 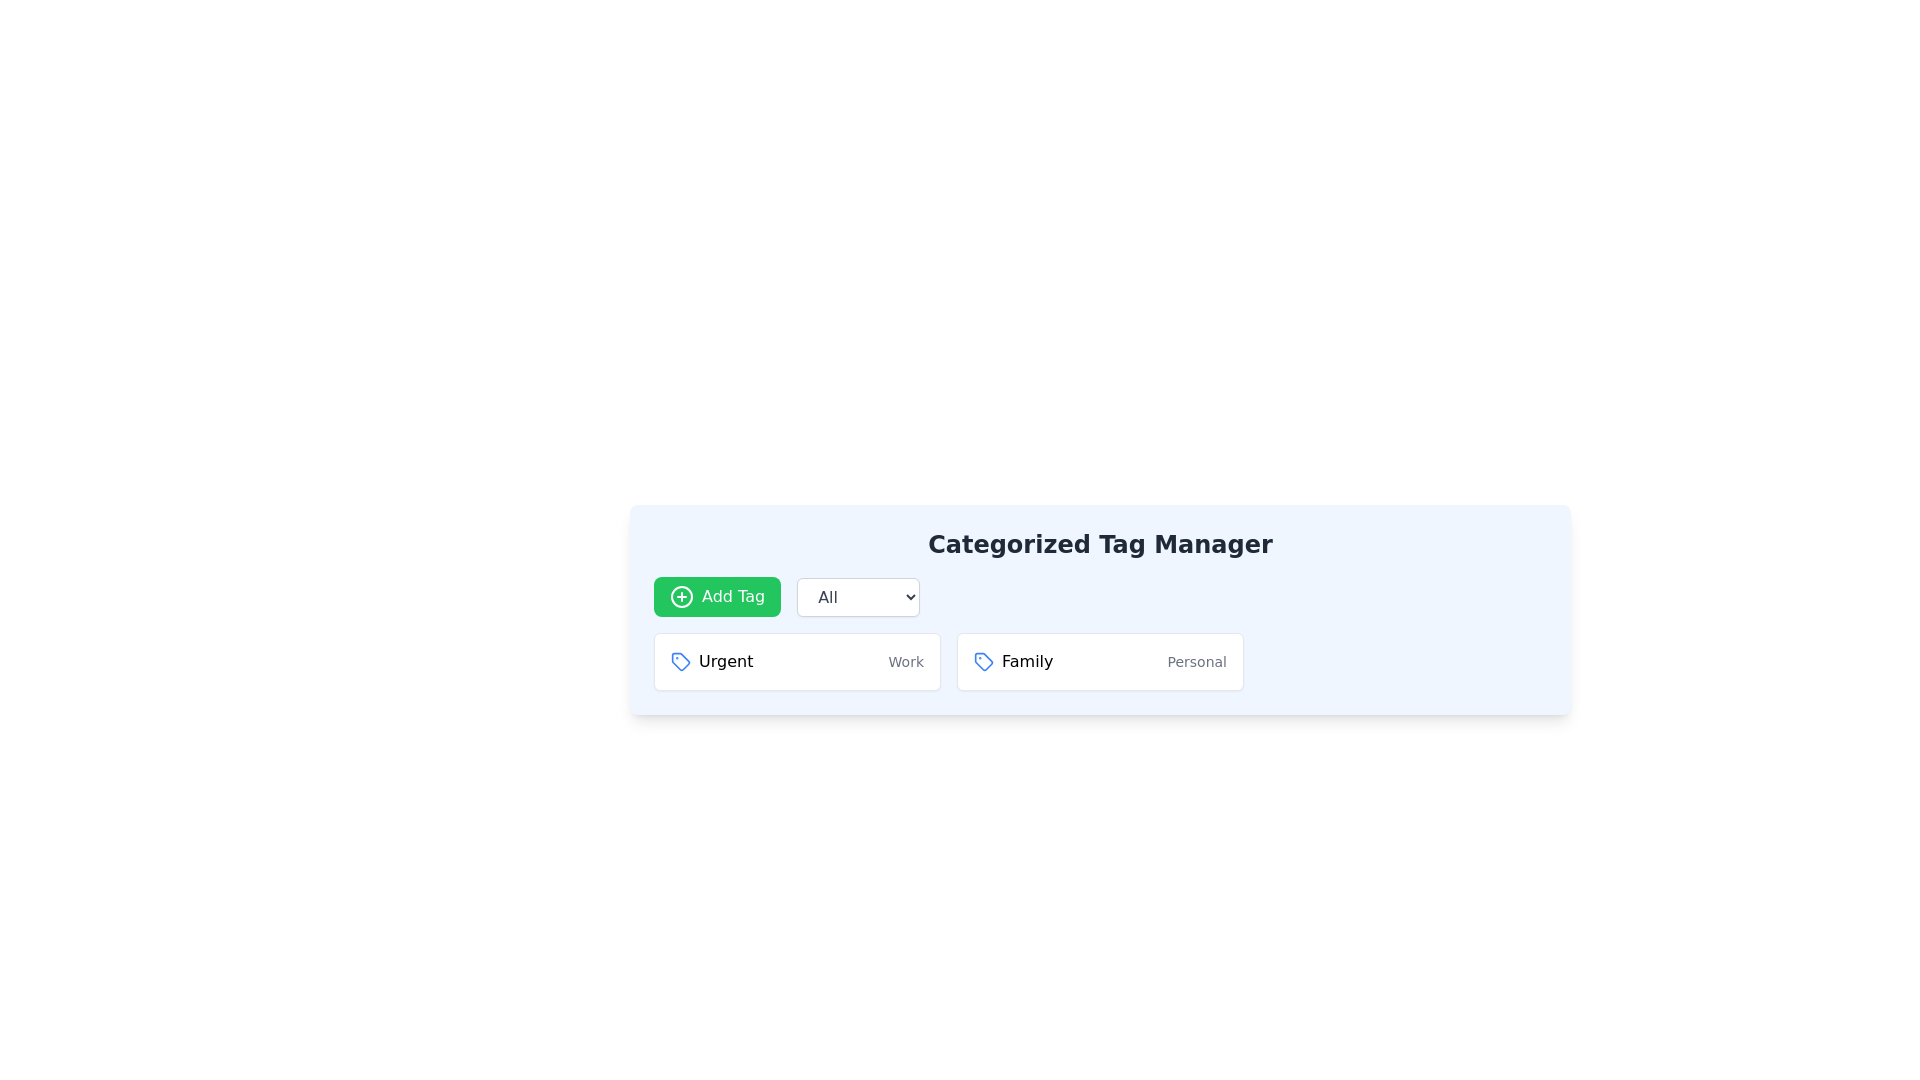 What do you see at coordinates (725, 662) in the screenshot?
I see `the text label for the tag named 'Urgent' located in the tag section of the 'Categorized Tag Manager' module` at bounding box center [725, 662].